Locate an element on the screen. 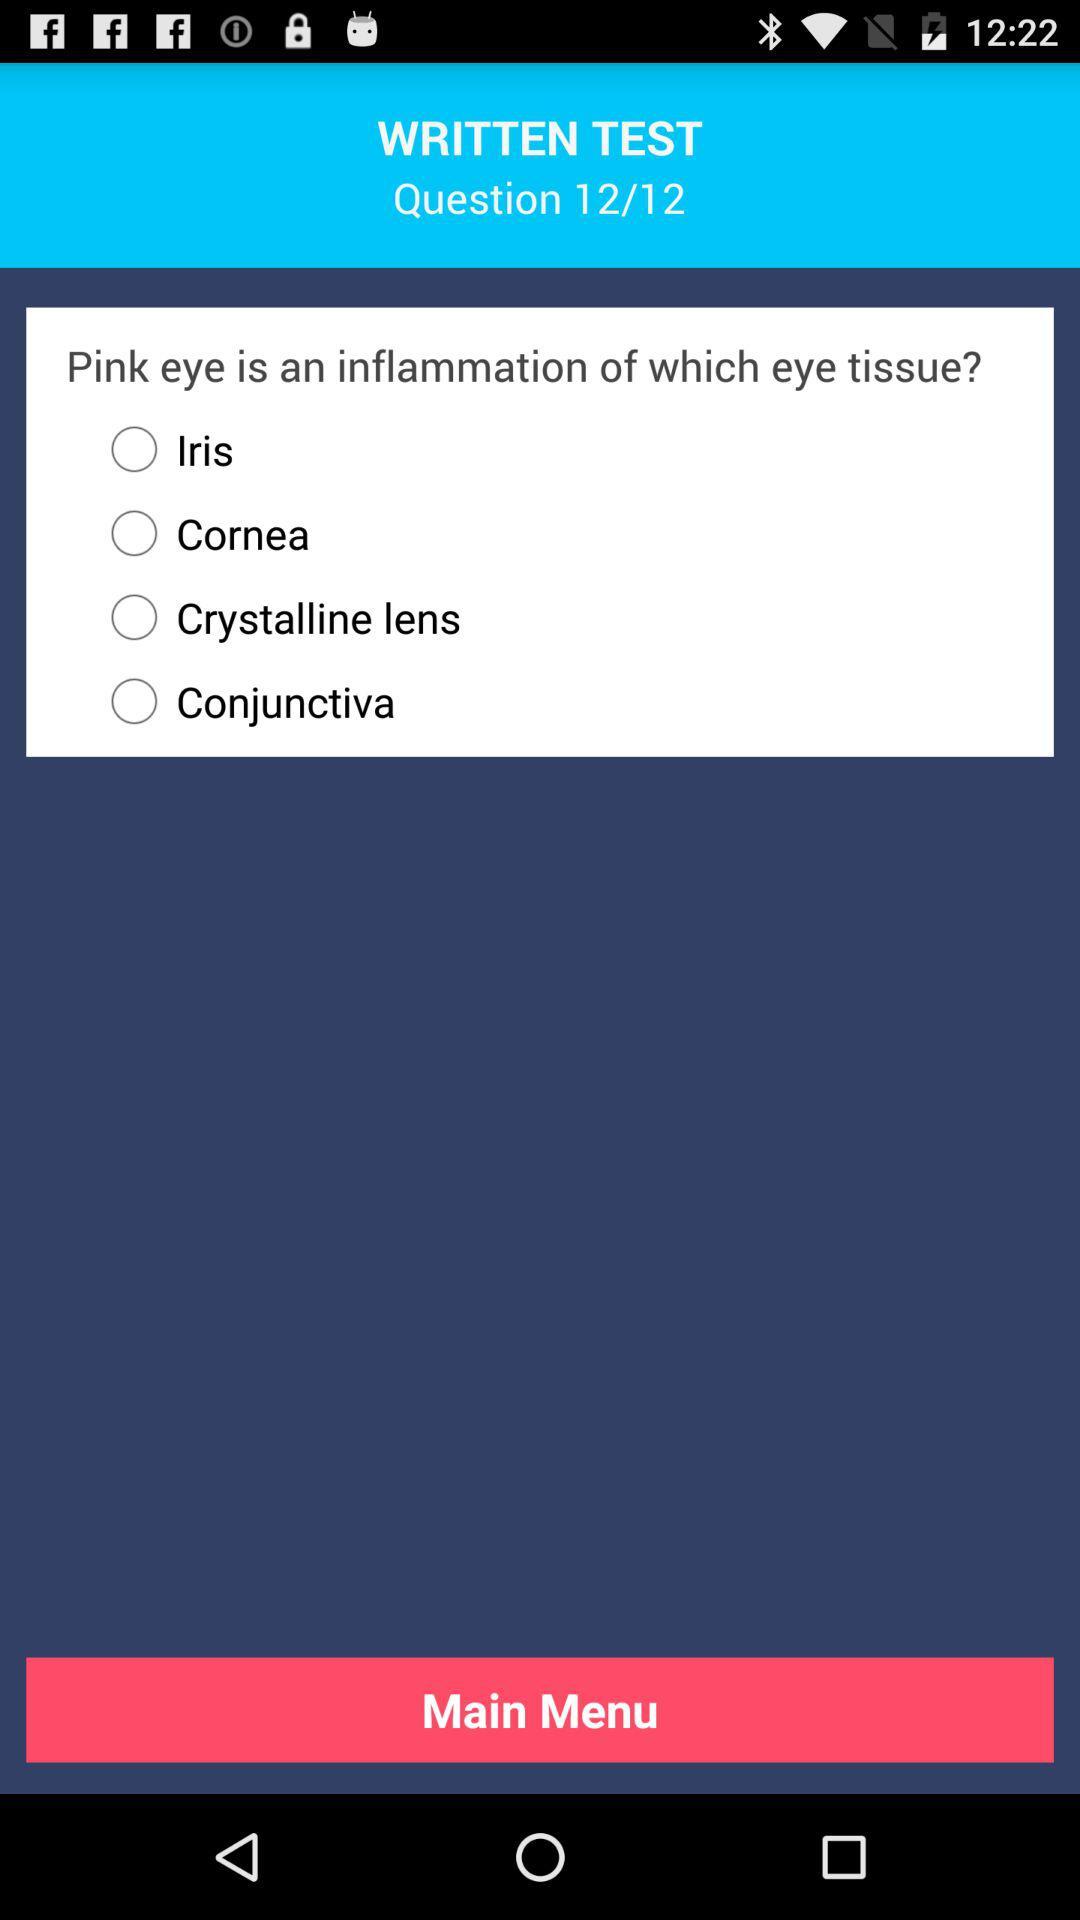 Image resolution: width=1080 pixels, height=1920 pixels. conjunctiva icon is located at coordinates (553, 701).